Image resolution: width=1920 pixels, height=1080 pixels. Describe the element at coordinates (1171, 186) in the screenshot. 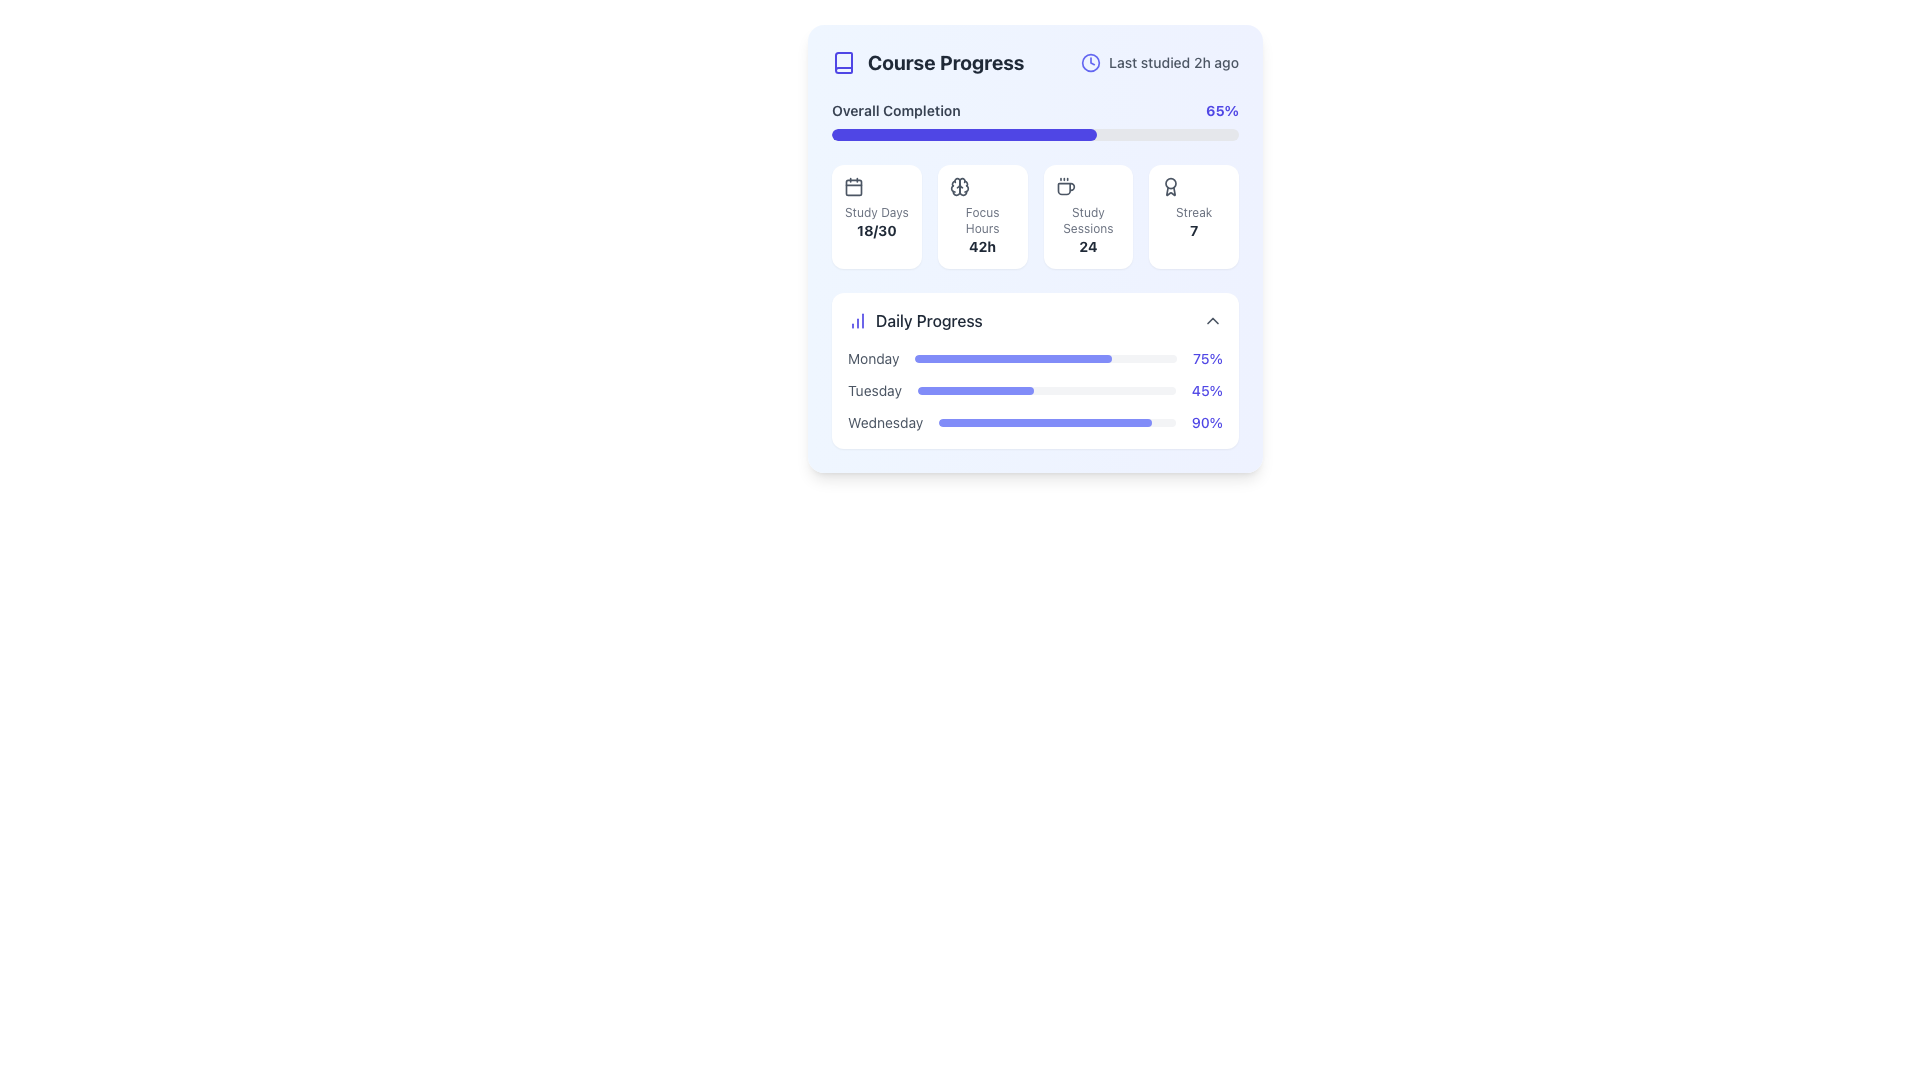

I see `the medal-like icon that is positioned above the text 'Streak' in the 'Course Progress' card` at that location.